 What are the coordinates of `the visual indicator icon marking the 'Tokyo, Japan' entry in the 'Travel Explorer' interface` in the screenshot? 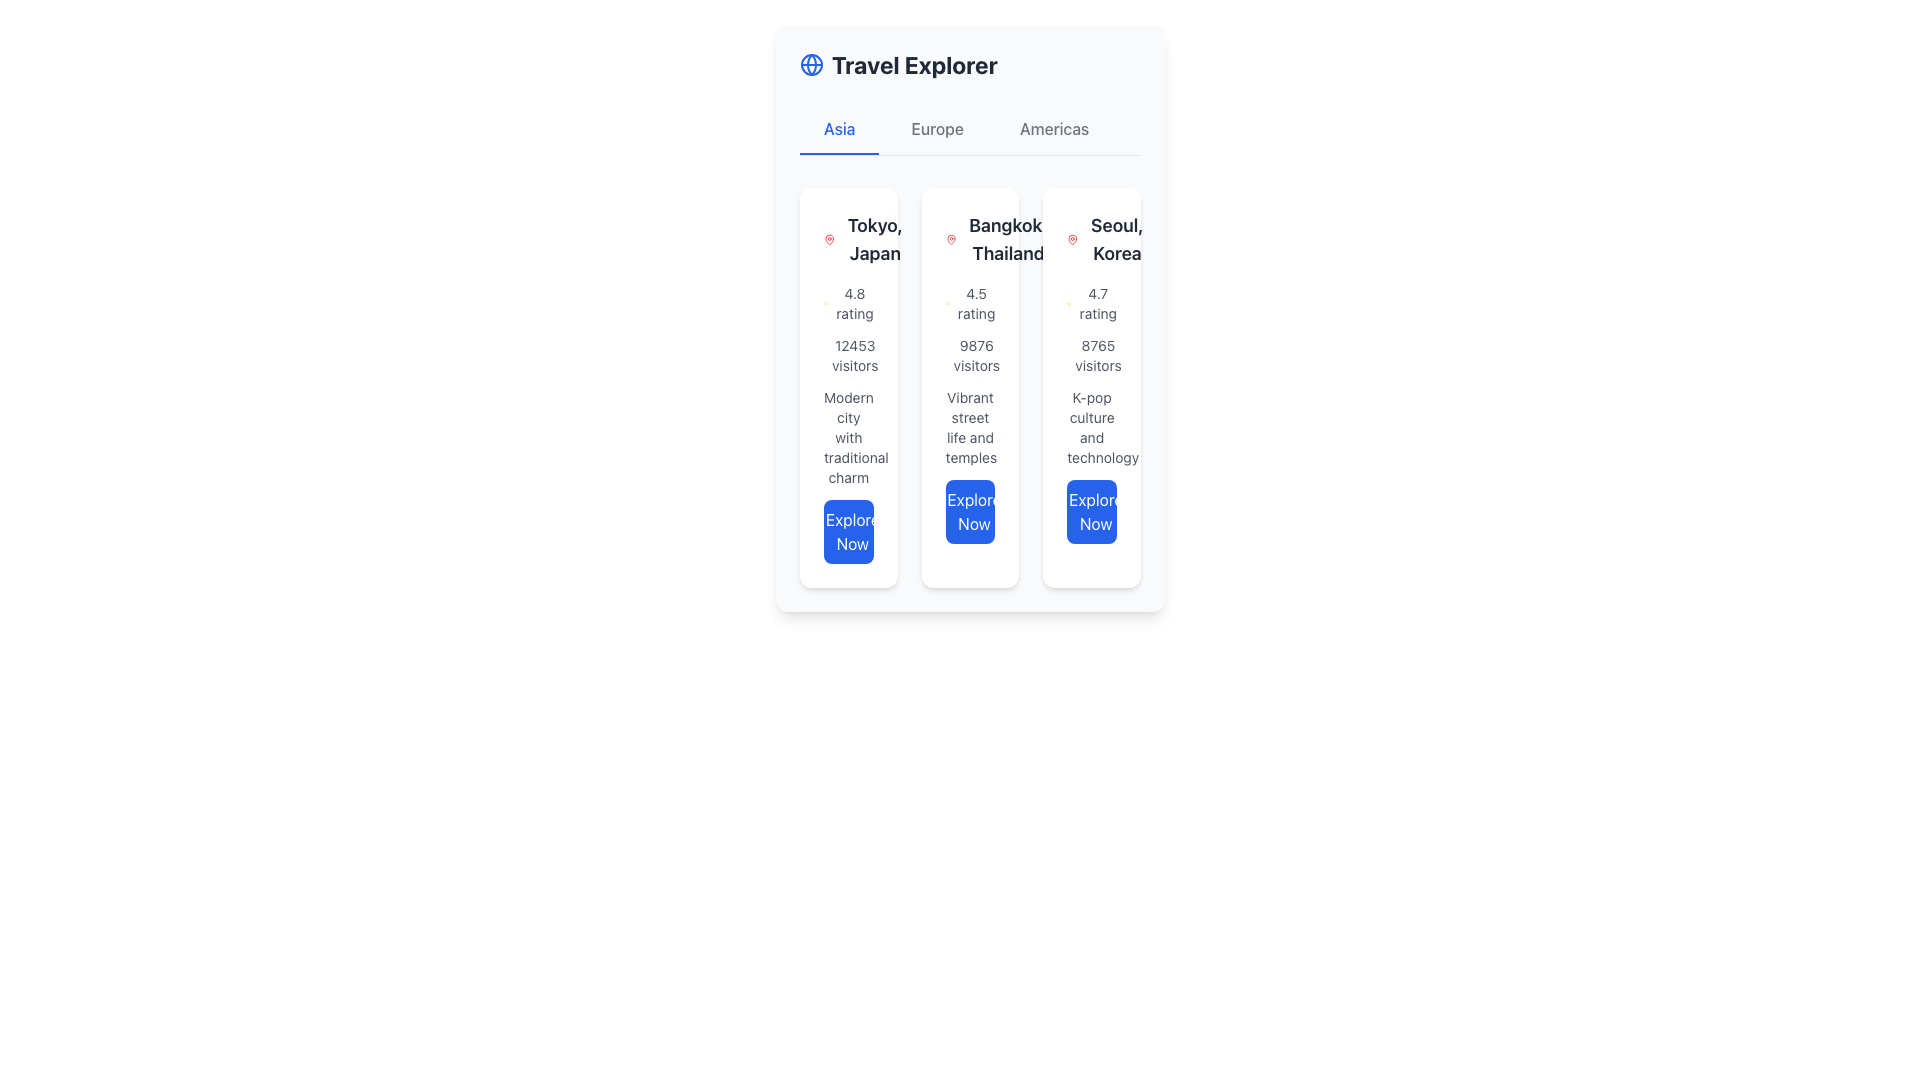 It's located at (829, 238).